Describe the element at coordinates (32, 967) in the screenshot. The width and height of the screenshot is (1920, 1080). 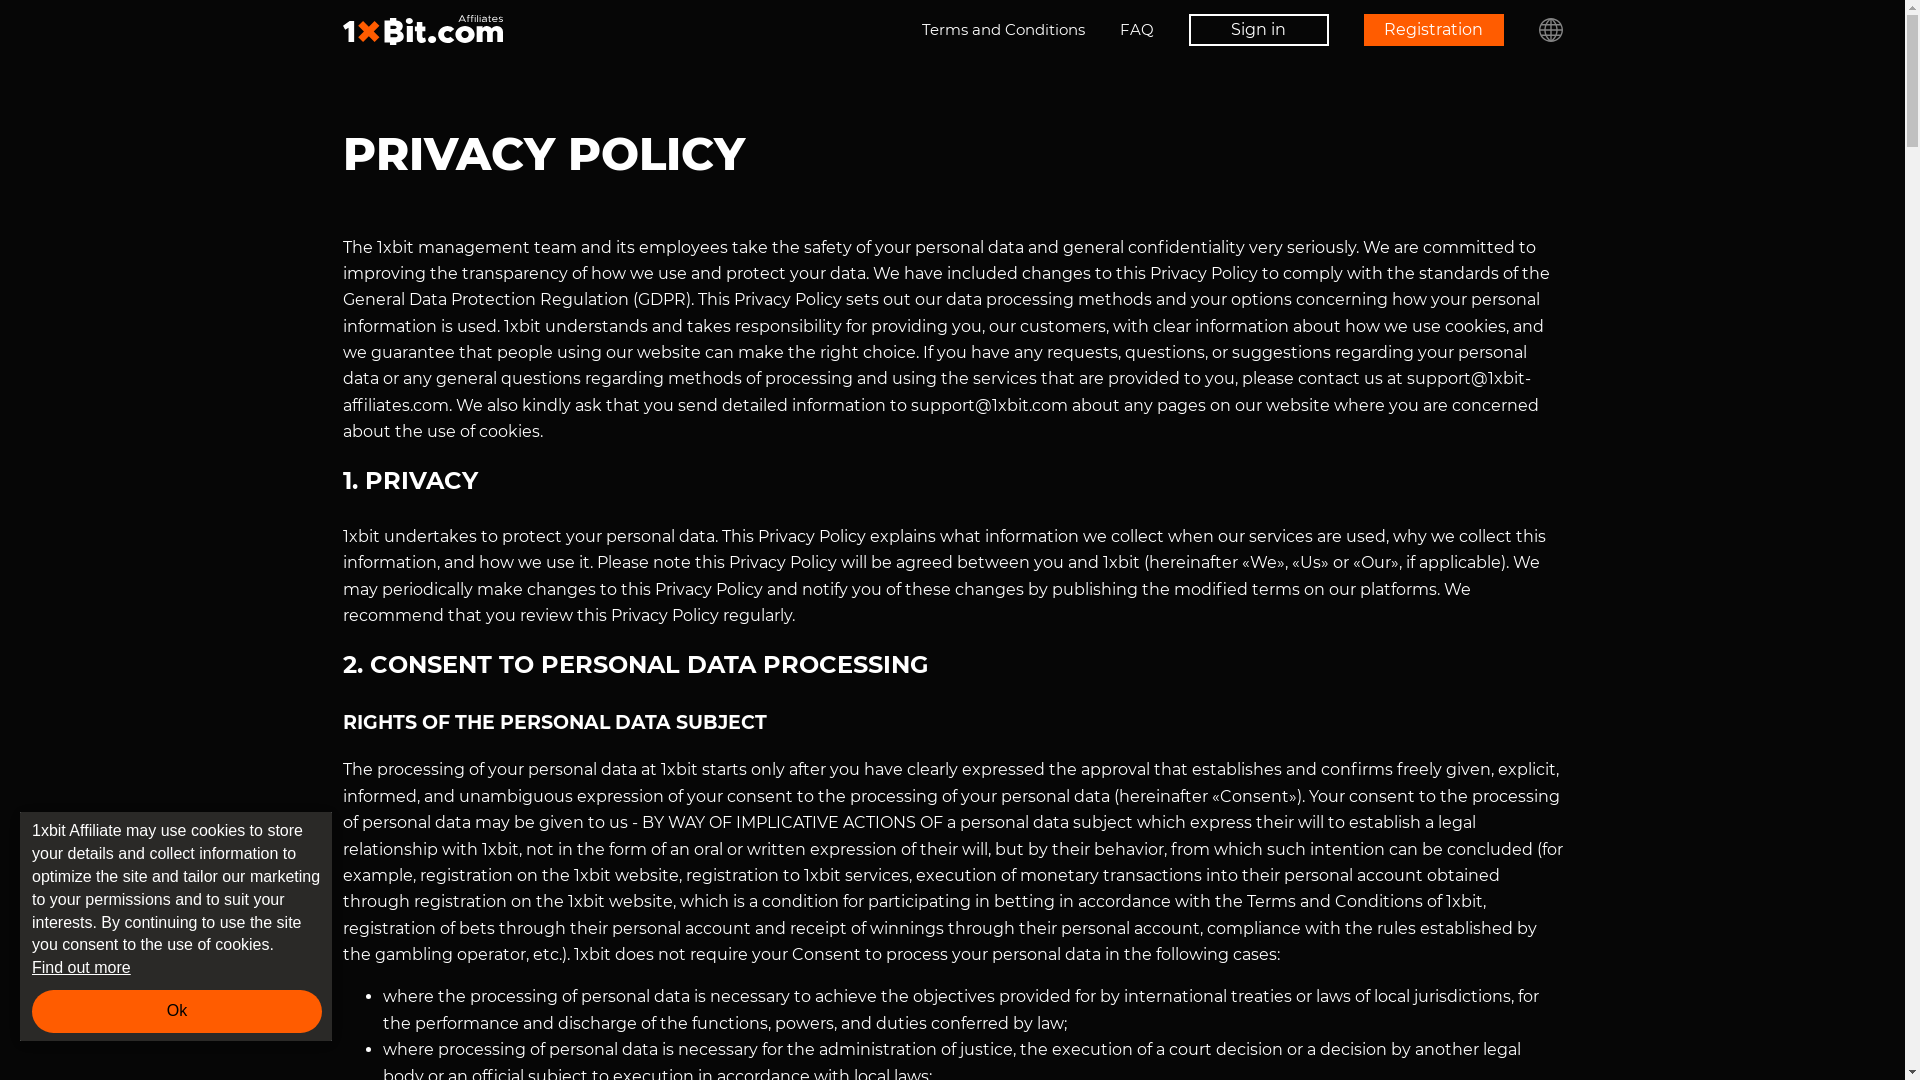
I see `'Find out more'` at that location.